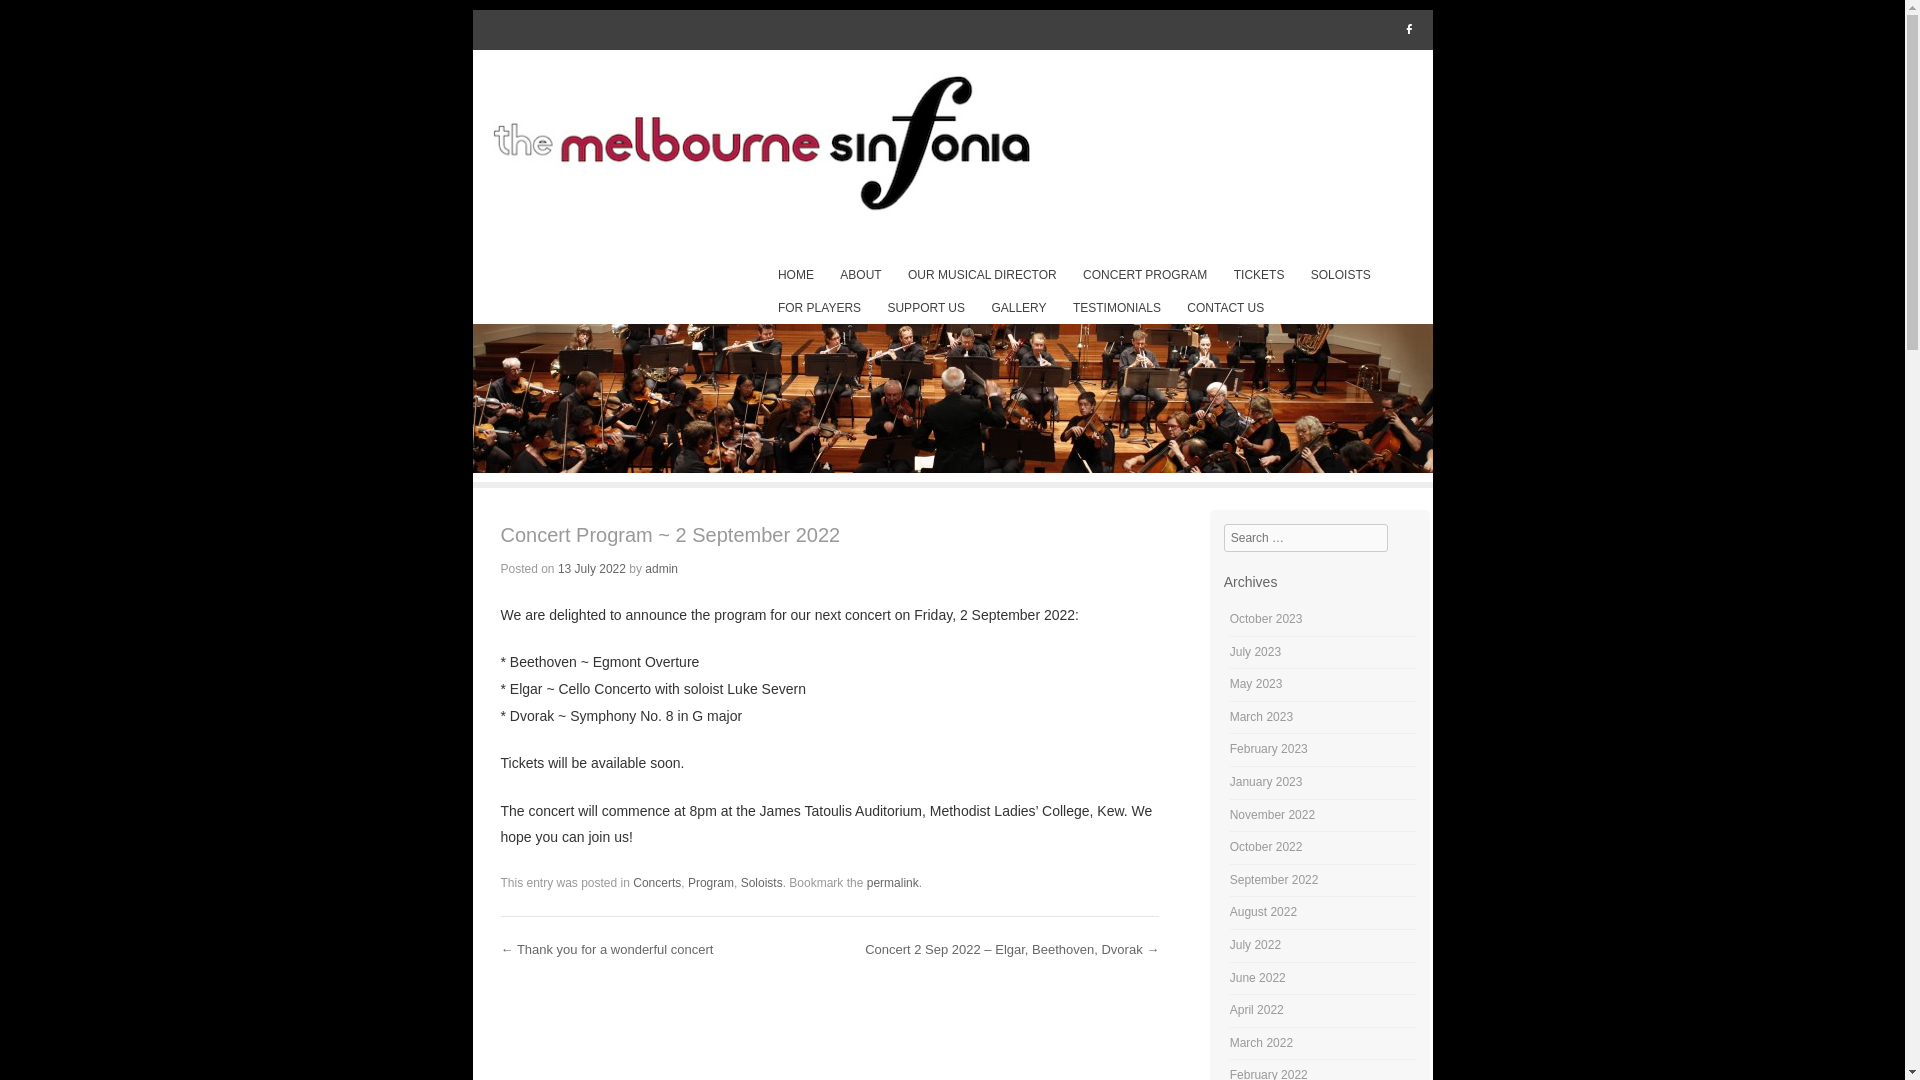 The width and height of the screenshot is (1920, 1080). I want to click on 'TICKETS', so click(1223, 276).